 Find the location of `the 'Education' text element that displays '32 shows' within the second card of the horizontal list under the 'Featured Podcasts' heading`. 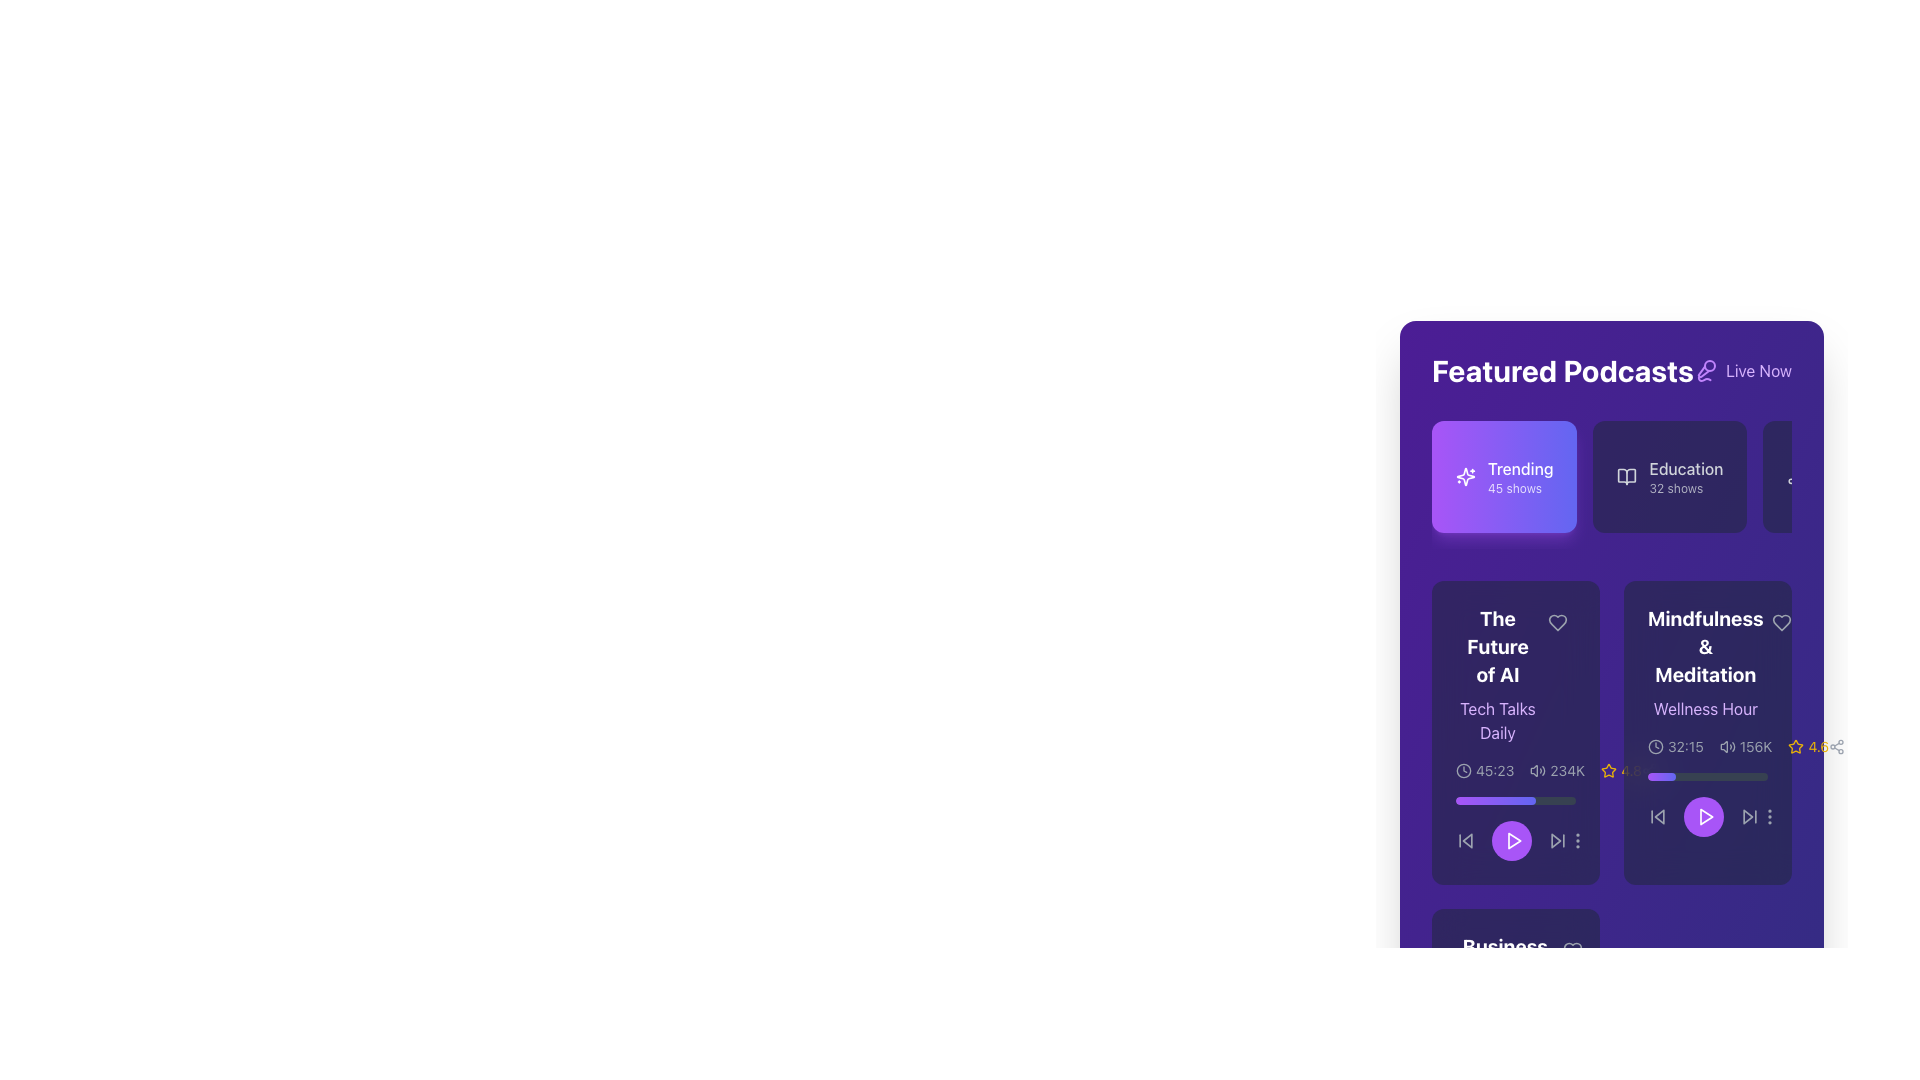

the 'Education' text element that displays '32 shows' within the second card of the horizontal list under the 'Featured Podcasts' heading is located at coordinates (1685, 477).